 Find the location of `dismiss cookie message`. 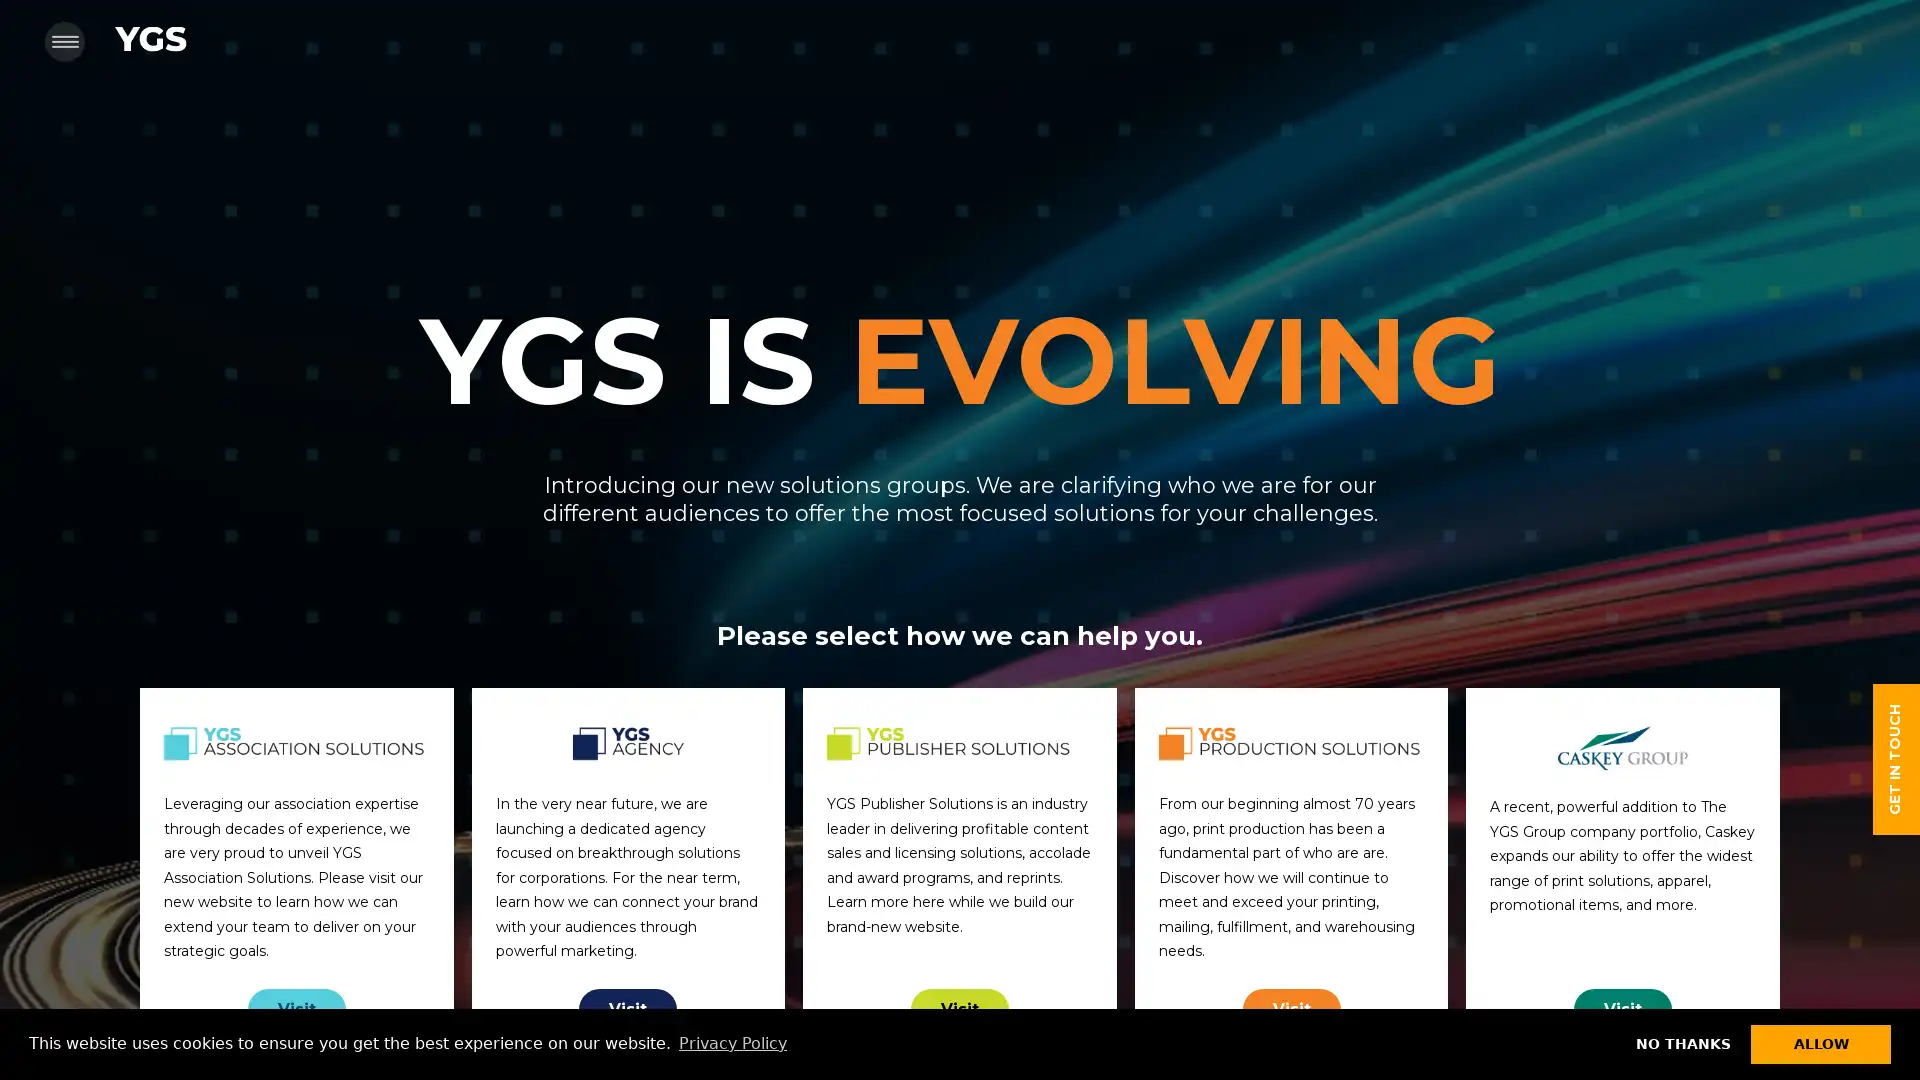

dismiss cookie message is located at coordinates (1681, 1043).